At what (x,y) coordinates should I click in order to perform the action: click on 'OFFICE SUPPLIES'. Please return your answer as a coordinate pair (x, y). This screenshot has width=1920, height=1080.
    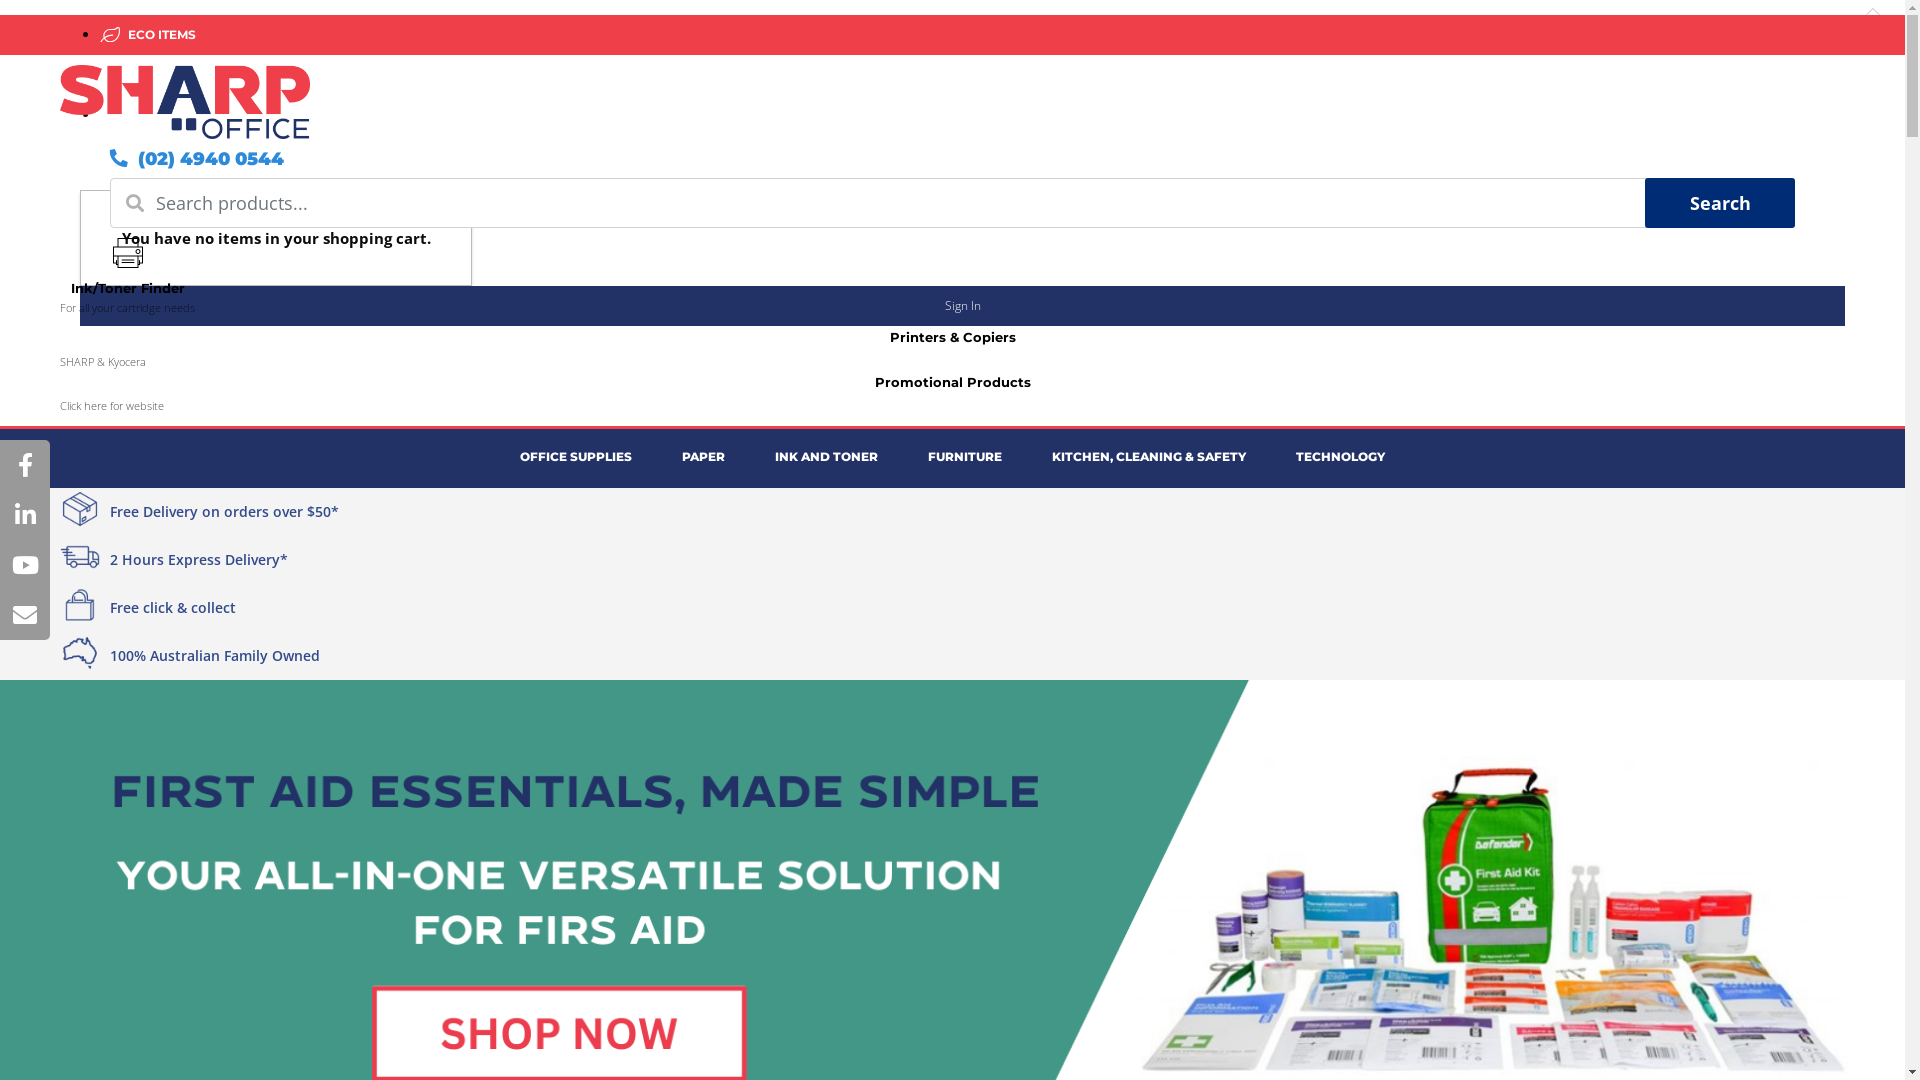
    Looking at the image, I should click on (494, 456).